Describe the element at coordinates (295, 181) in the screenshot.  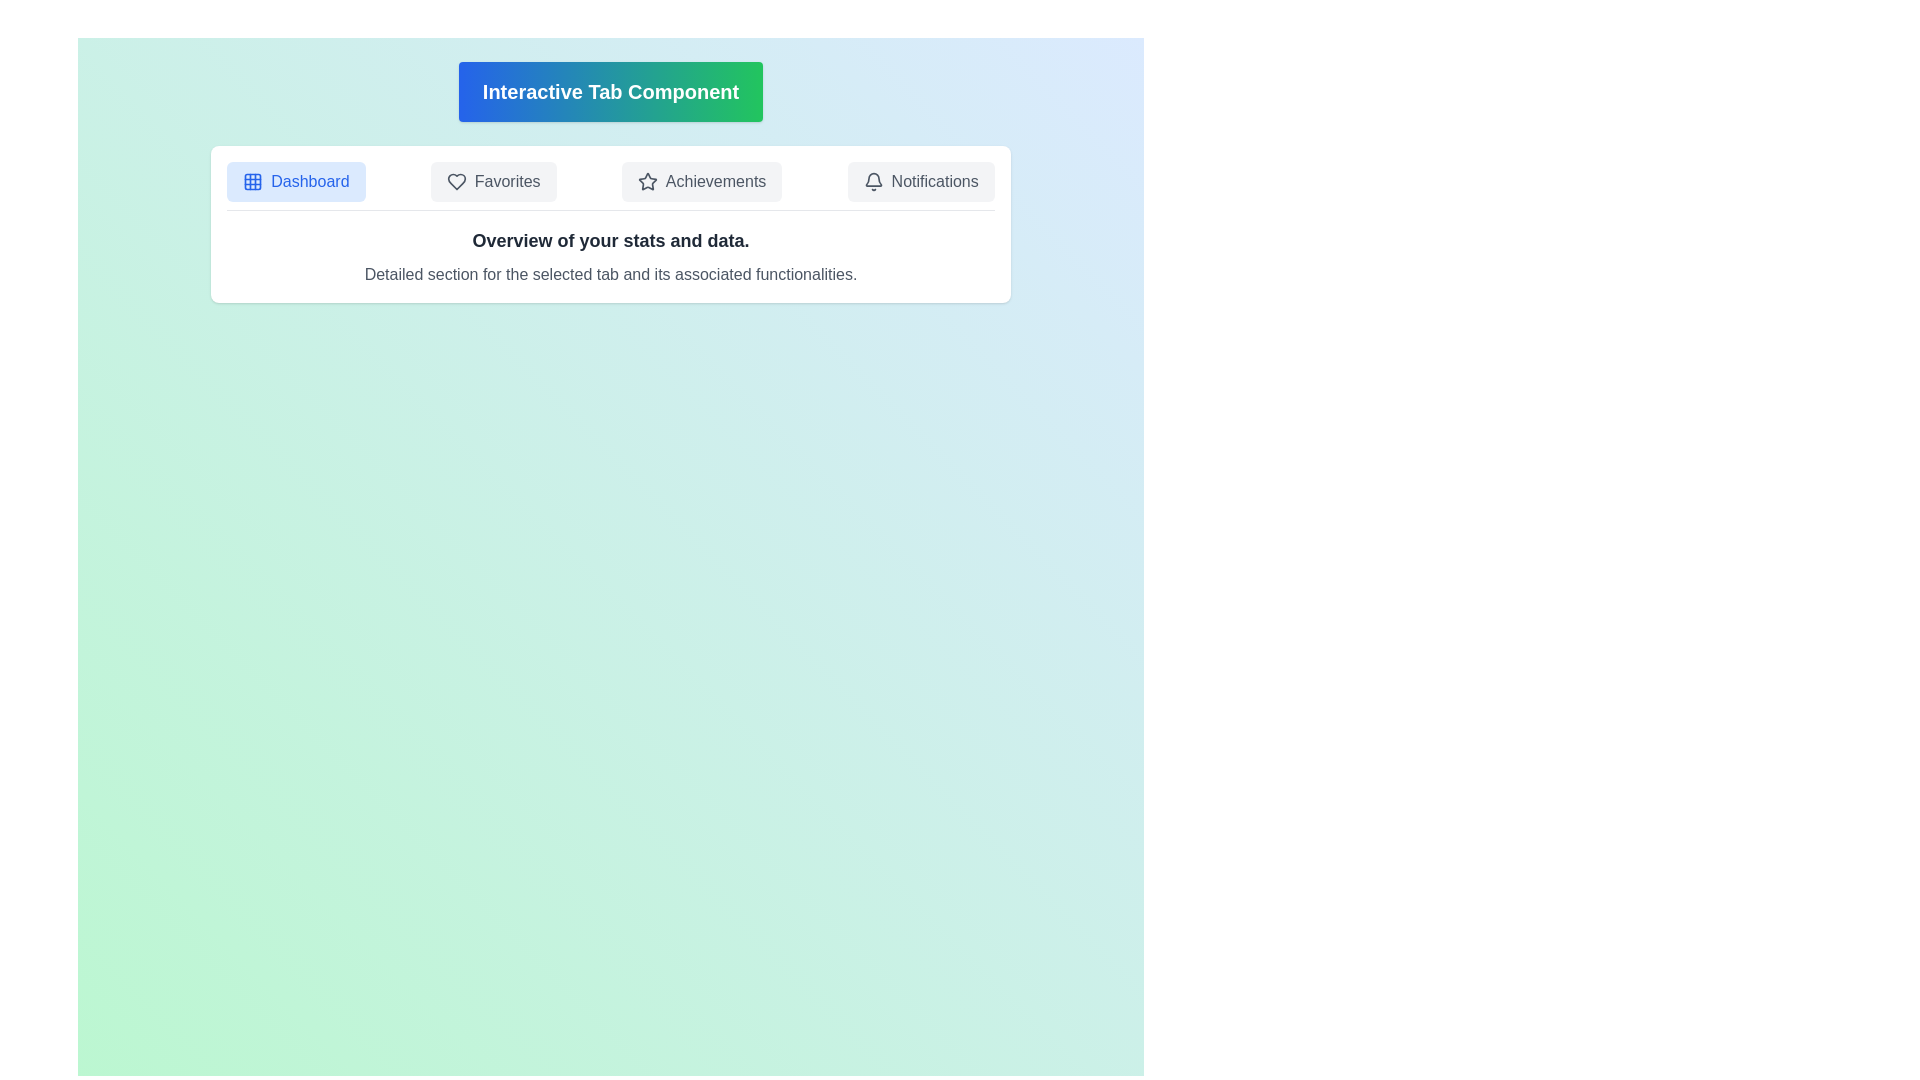
I see `the tab labeled Dashboard to view its associated content` at that location.